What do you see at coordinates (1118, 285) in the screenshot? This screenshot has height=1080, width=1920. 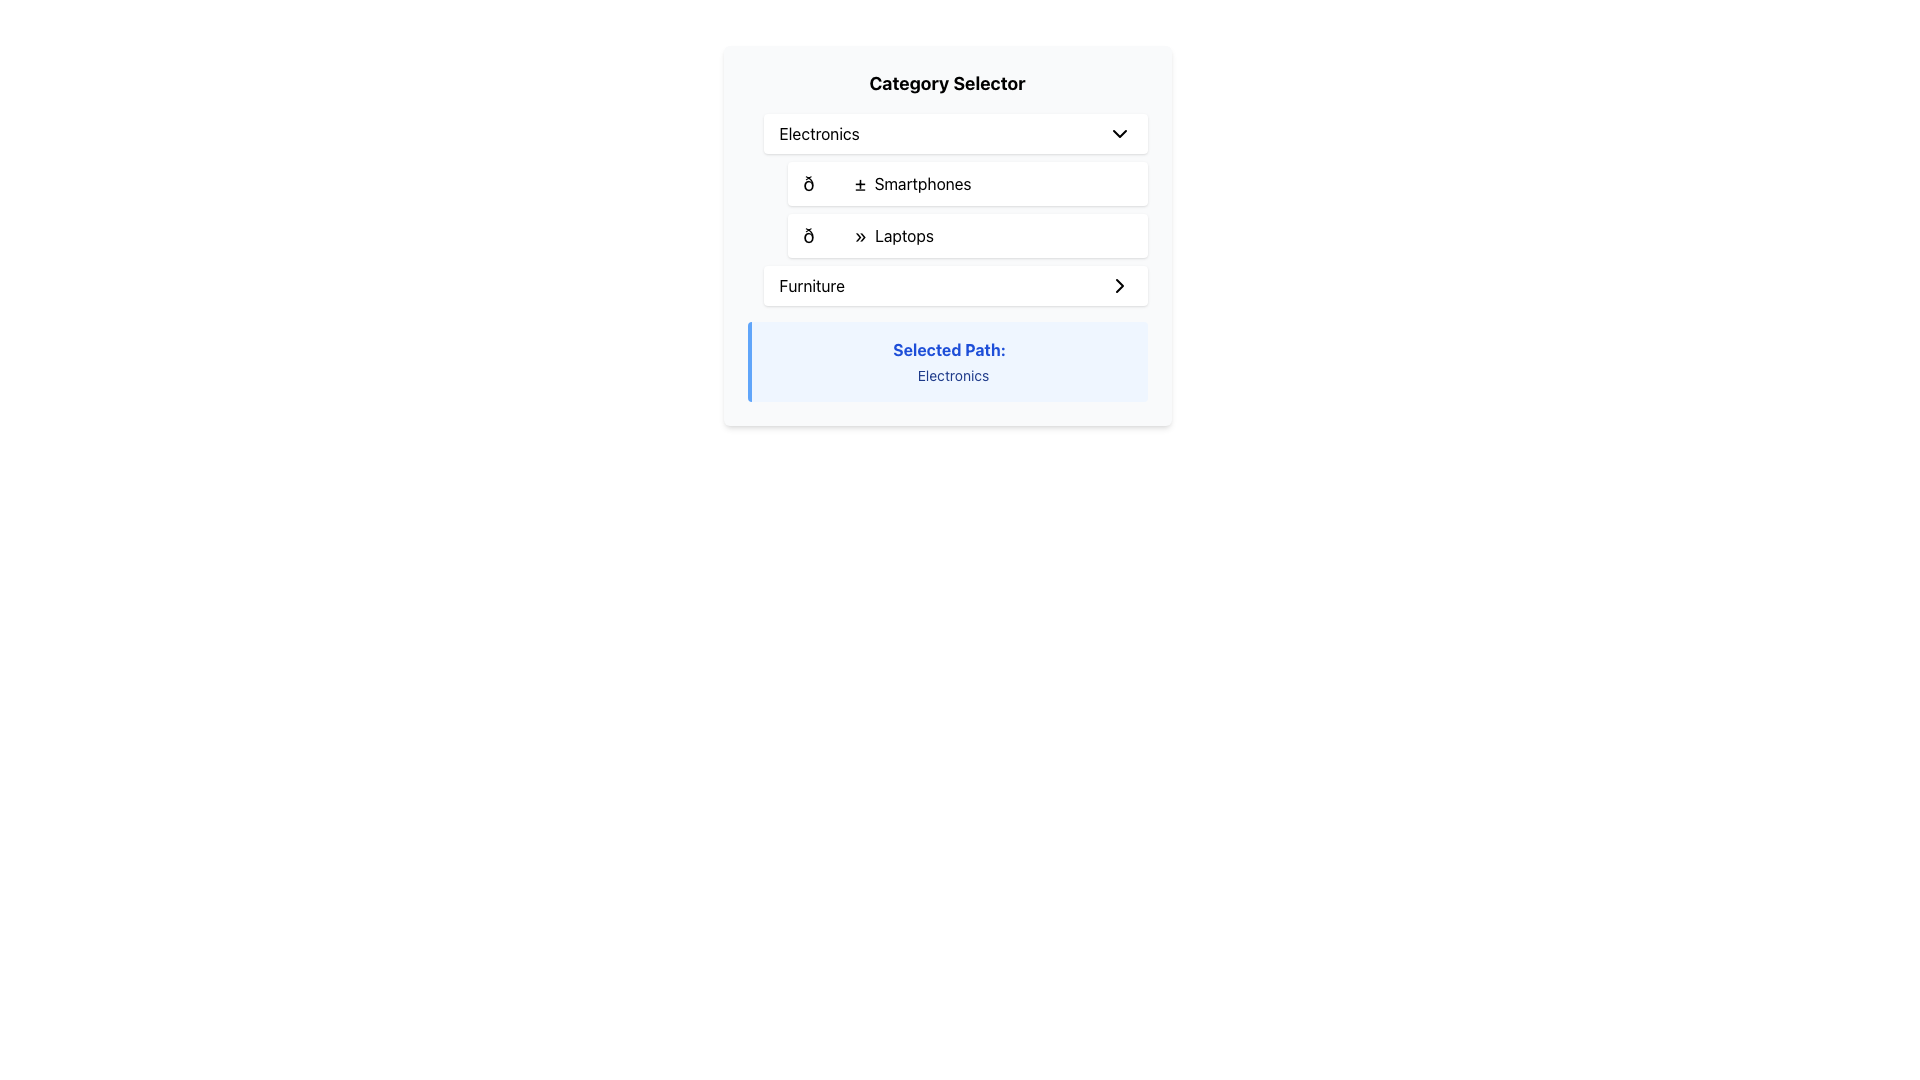 I see `the Chevron icon next to the 'Furniture' label in the Category Selector, which indicates the option to expand subcategories` at bounding box center [1118, 285].